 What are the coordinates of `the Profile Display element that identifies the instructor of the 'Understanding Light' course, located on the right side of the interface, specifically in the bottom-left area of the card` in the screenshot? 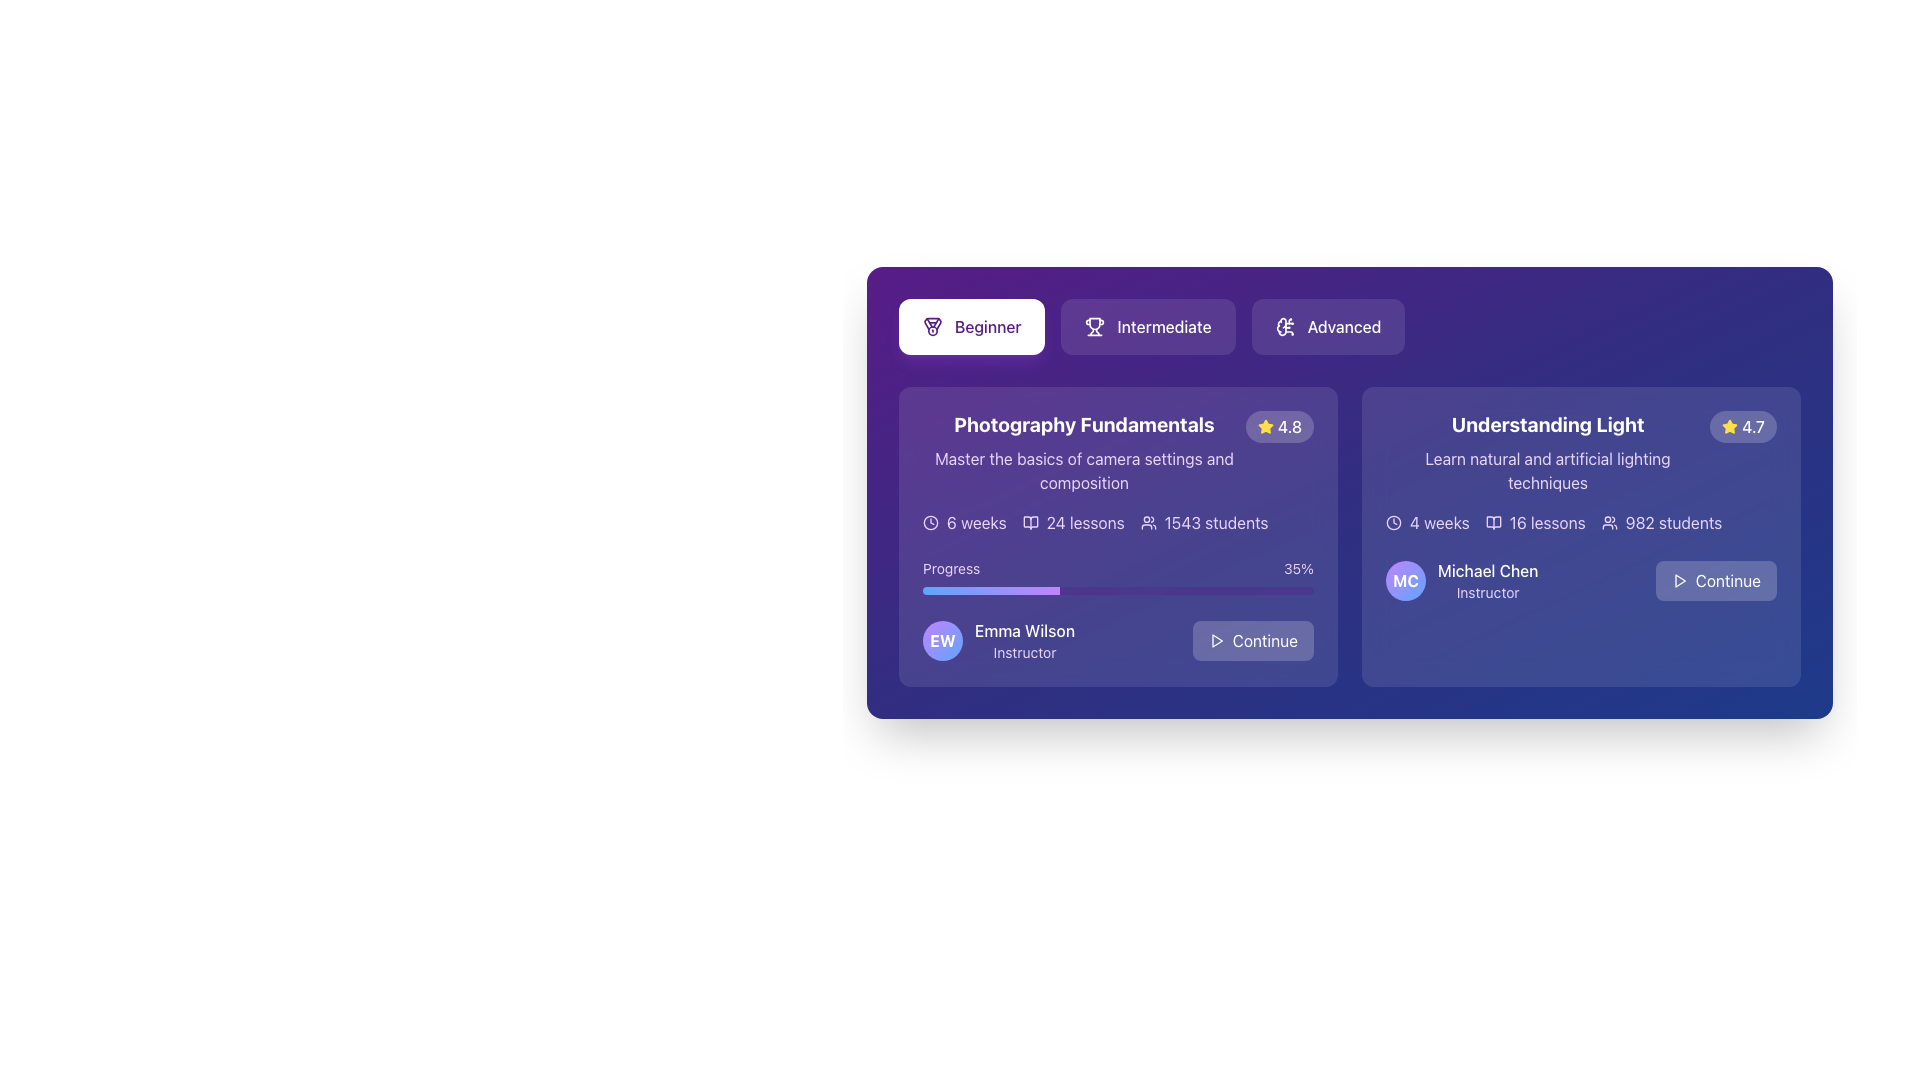 It's located at (1462, 581).